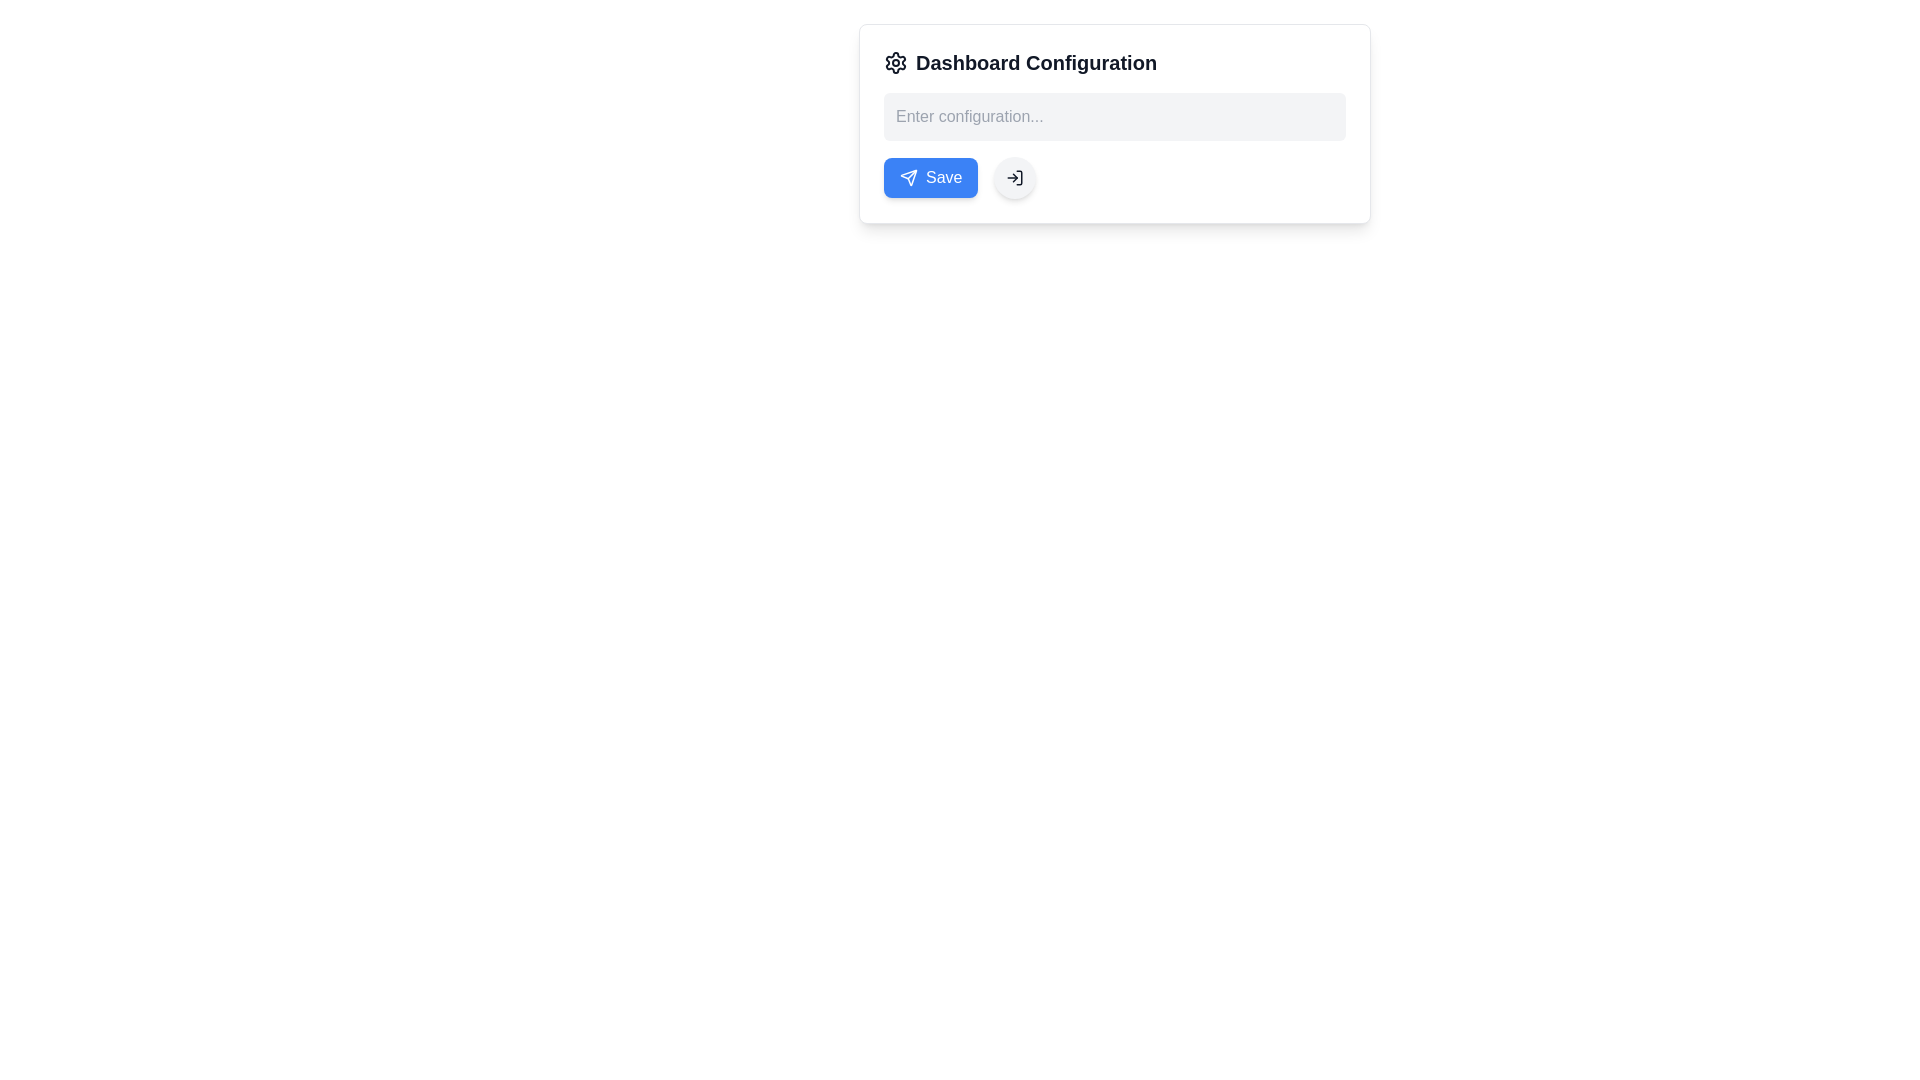  I want to click on the circular button with a light gray background and an icon of a rightward arrow entering a doorway, located to the right of the 'Save' button in the configuration dialog box, so click(1015, 176).